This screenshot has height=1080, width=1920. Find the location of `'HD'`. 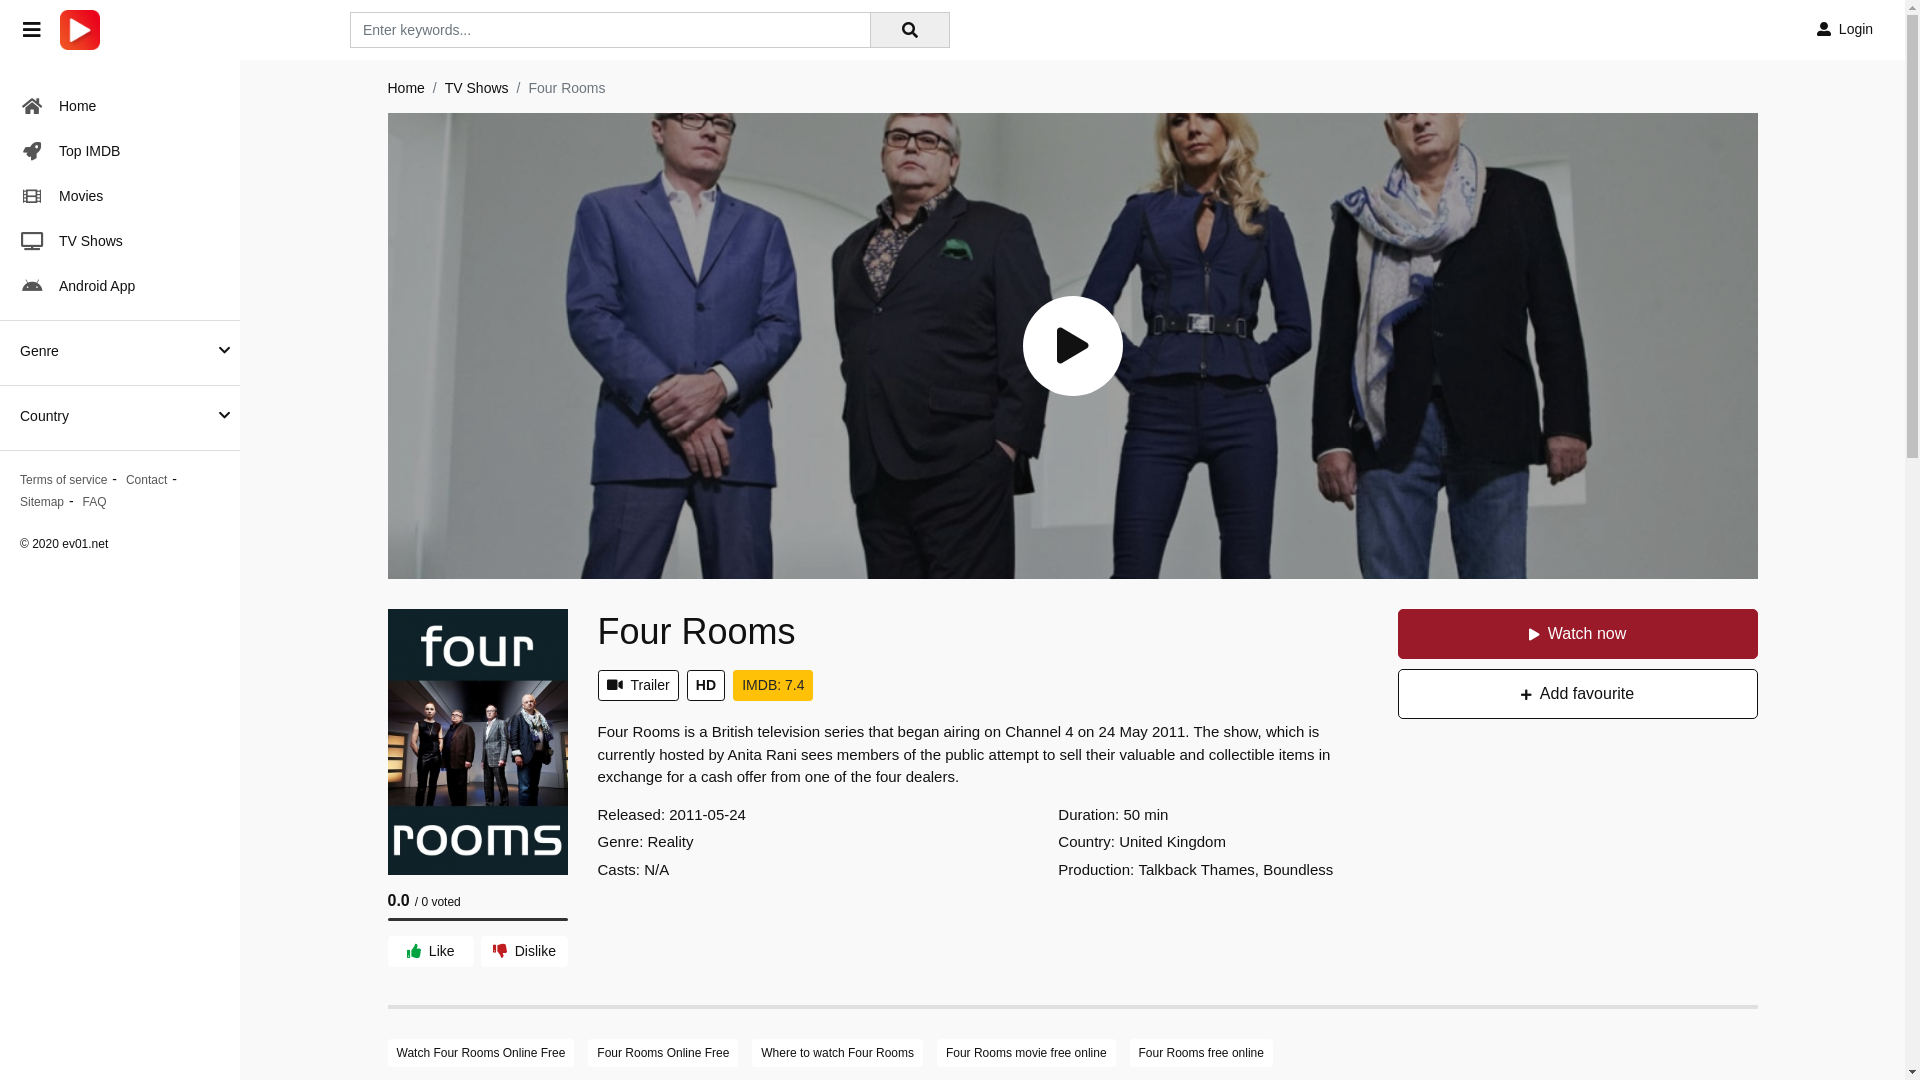

'HD' is located at coordinates (705, 684).